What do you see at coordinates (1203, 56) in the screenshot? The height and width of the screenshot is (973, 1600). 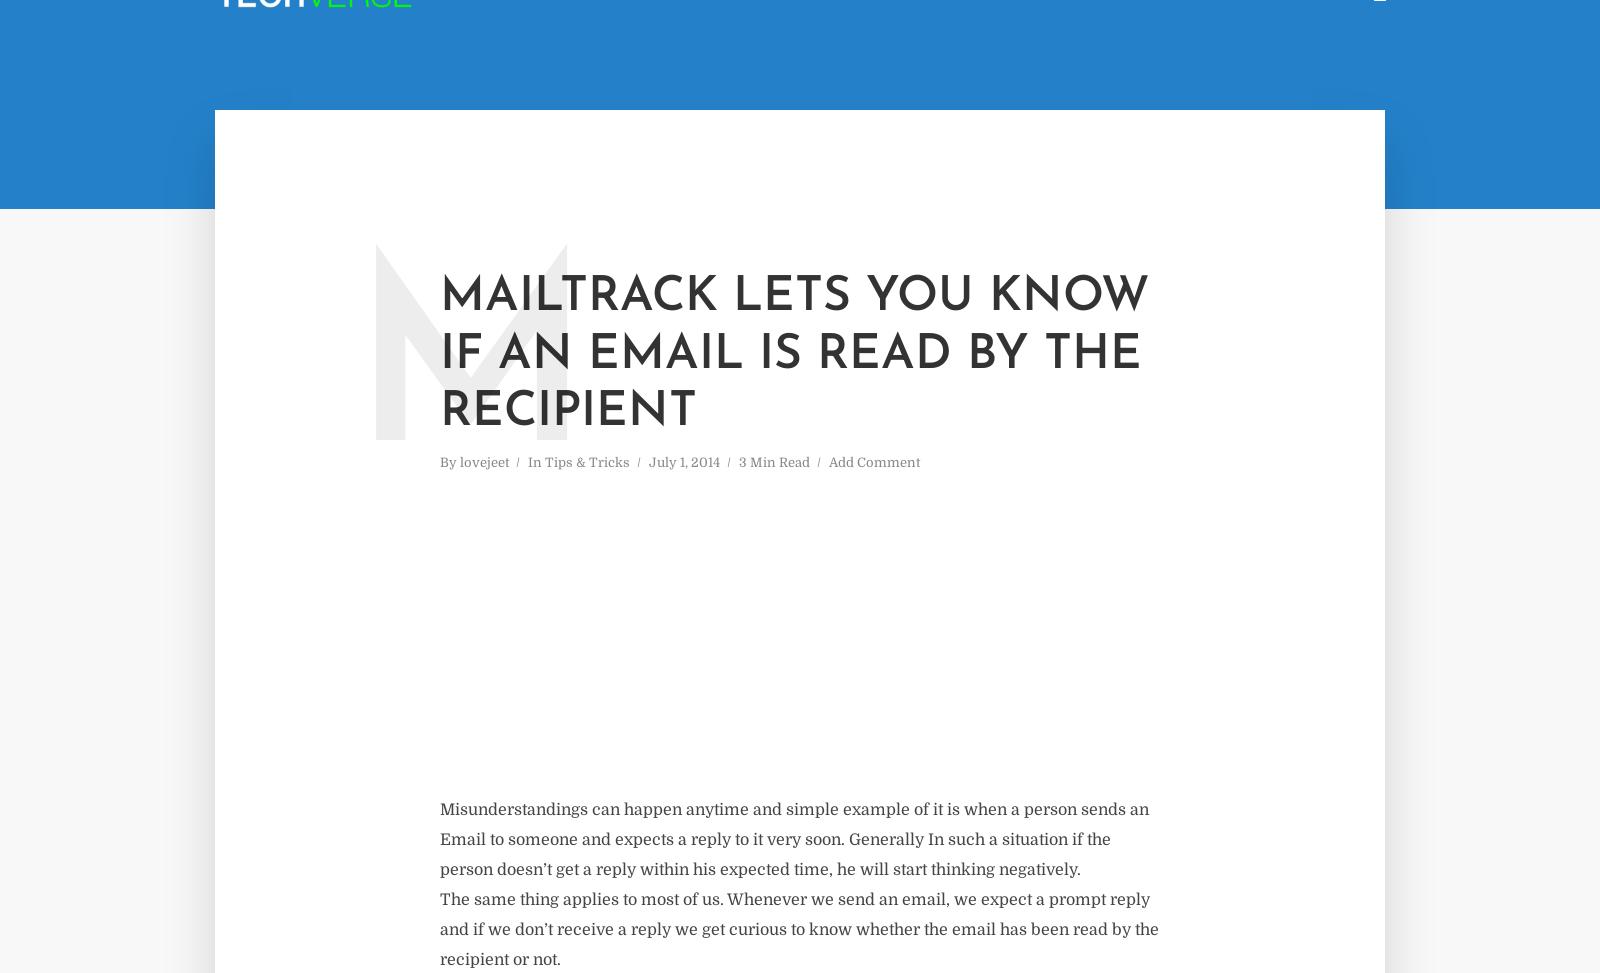 I see `'Category'` at bounding box center [1203, 56].